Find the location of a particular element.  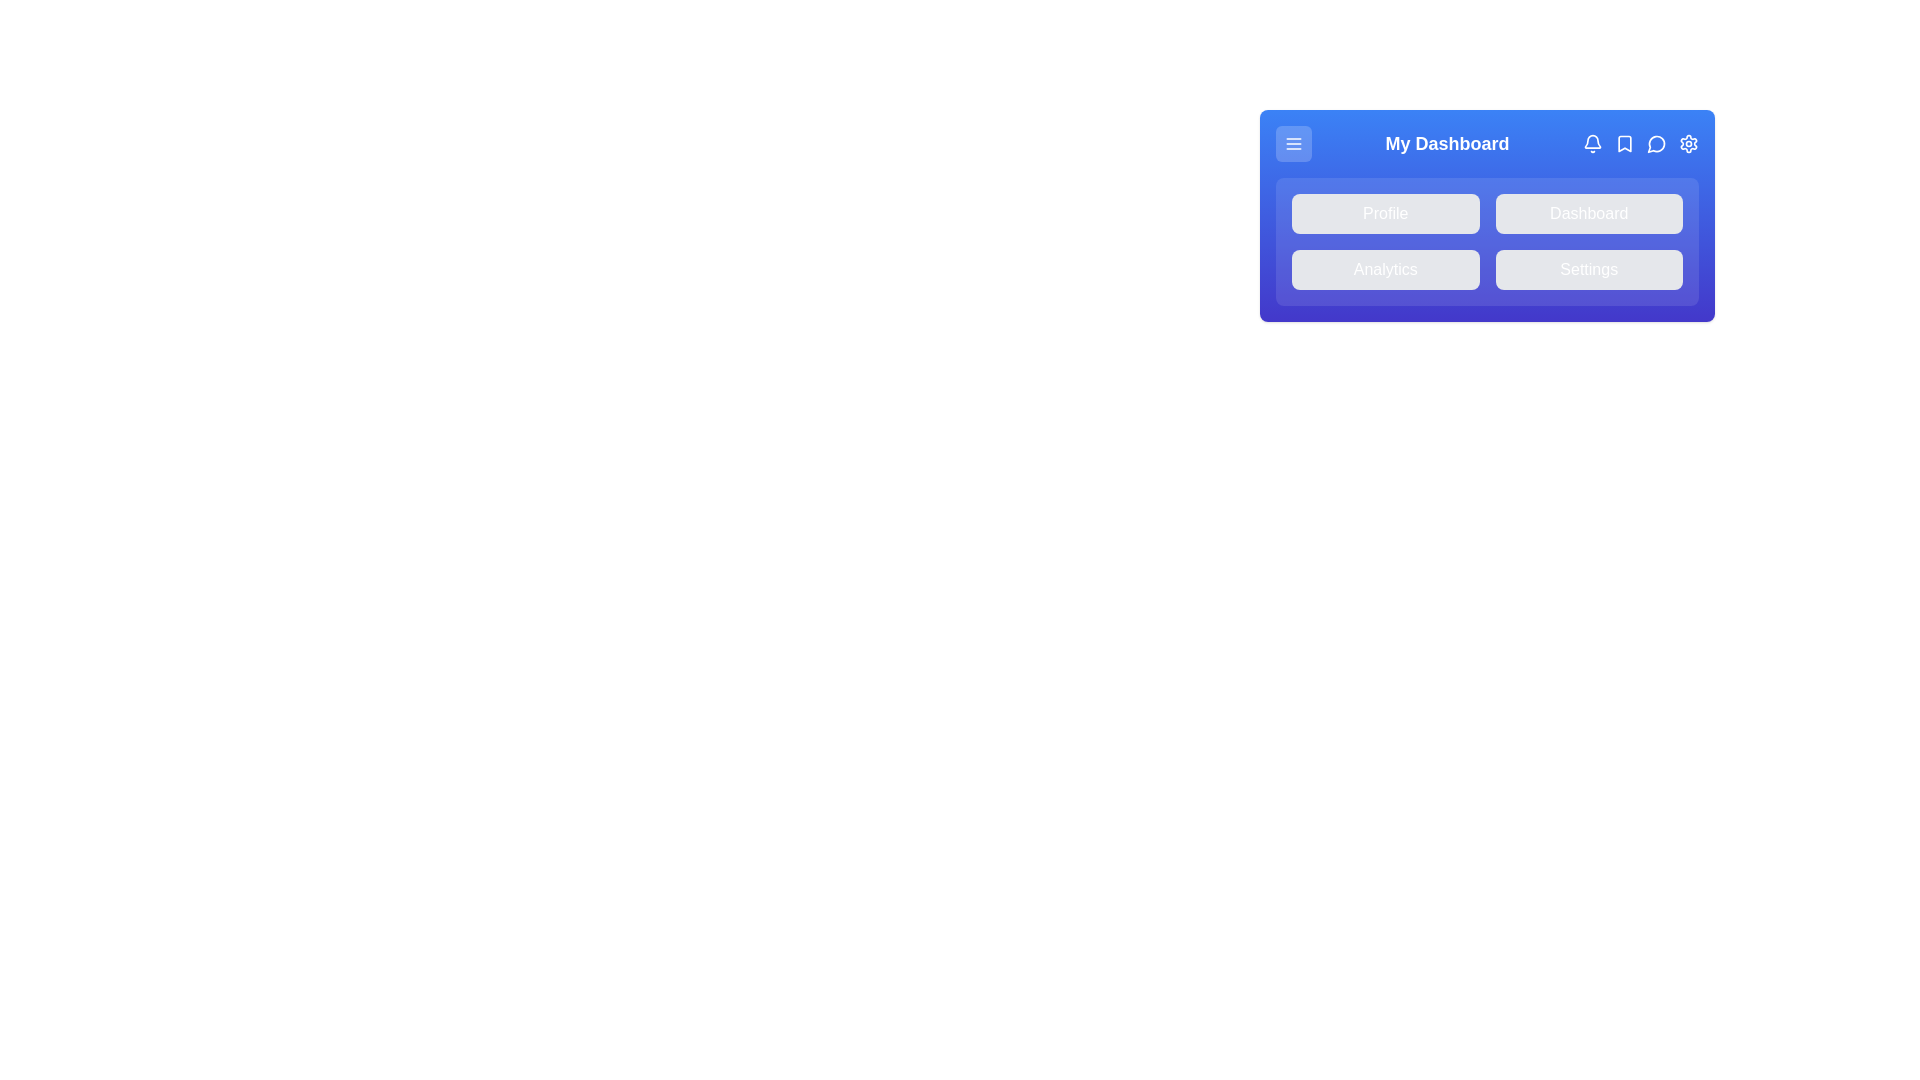

the menu icon to toggle the visibility of the menu is located at coordinates (1294, 142).